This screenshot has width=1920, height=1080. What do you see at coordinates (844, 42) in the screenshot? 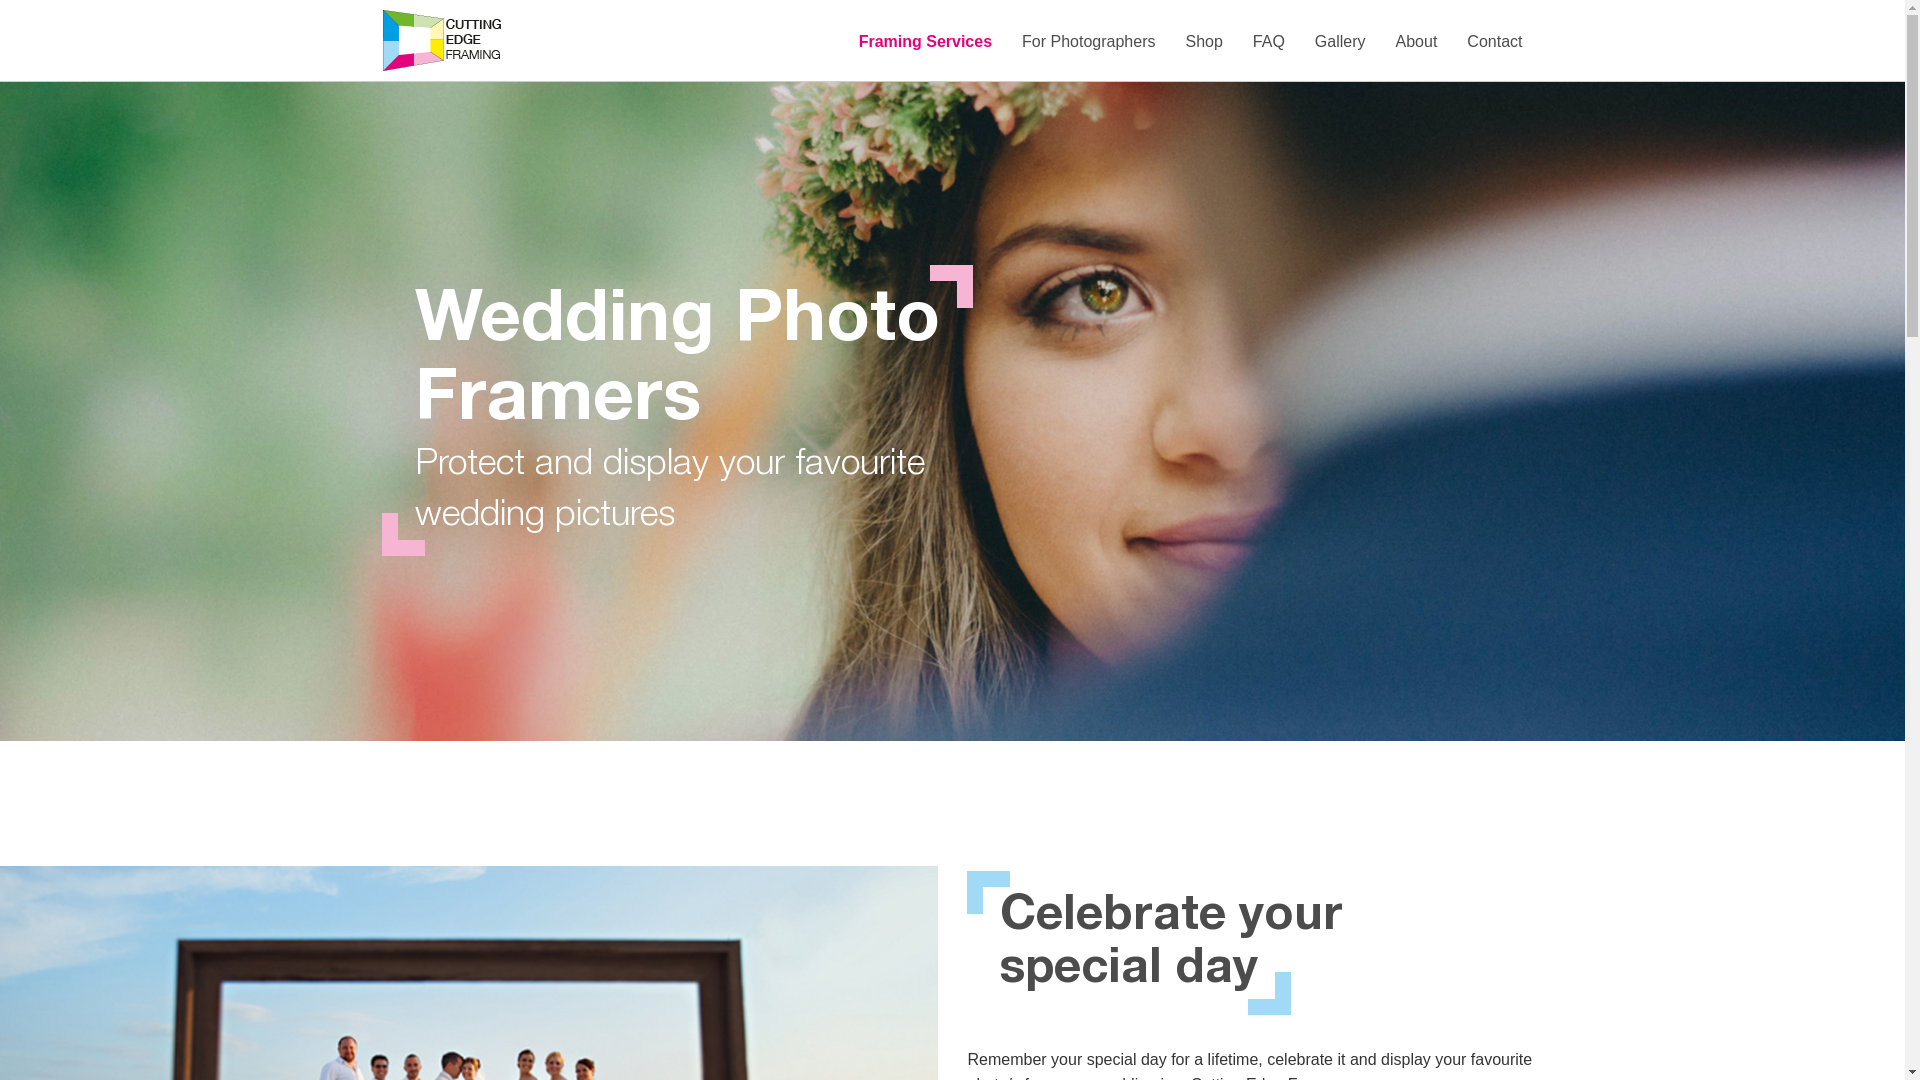
I see `'Framing Services'` at bounding box center [844, 42].